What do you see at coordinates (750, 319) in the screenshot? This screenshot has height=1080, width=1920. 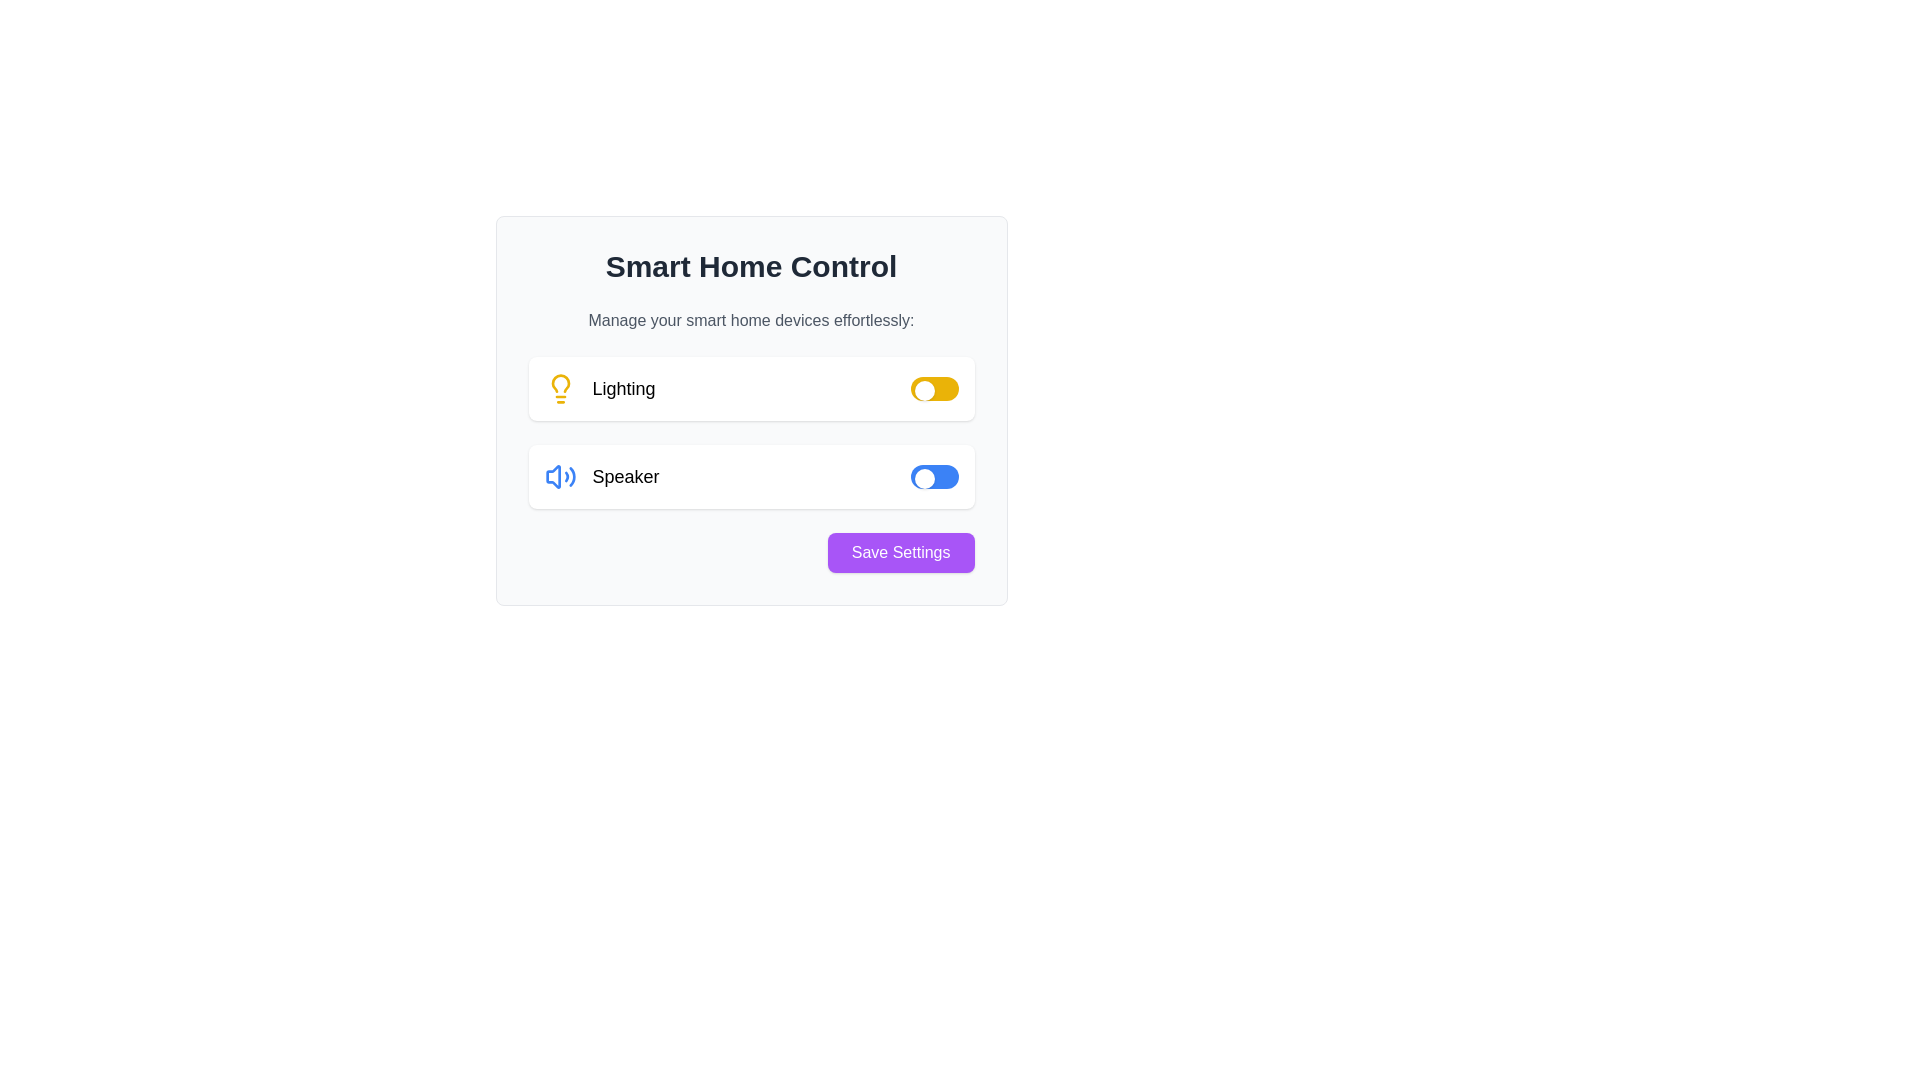 I see `the static text element that provides guiding information for the smart home control interface, located above the controls for lighting and speakers` at bounding box center [750, 319].